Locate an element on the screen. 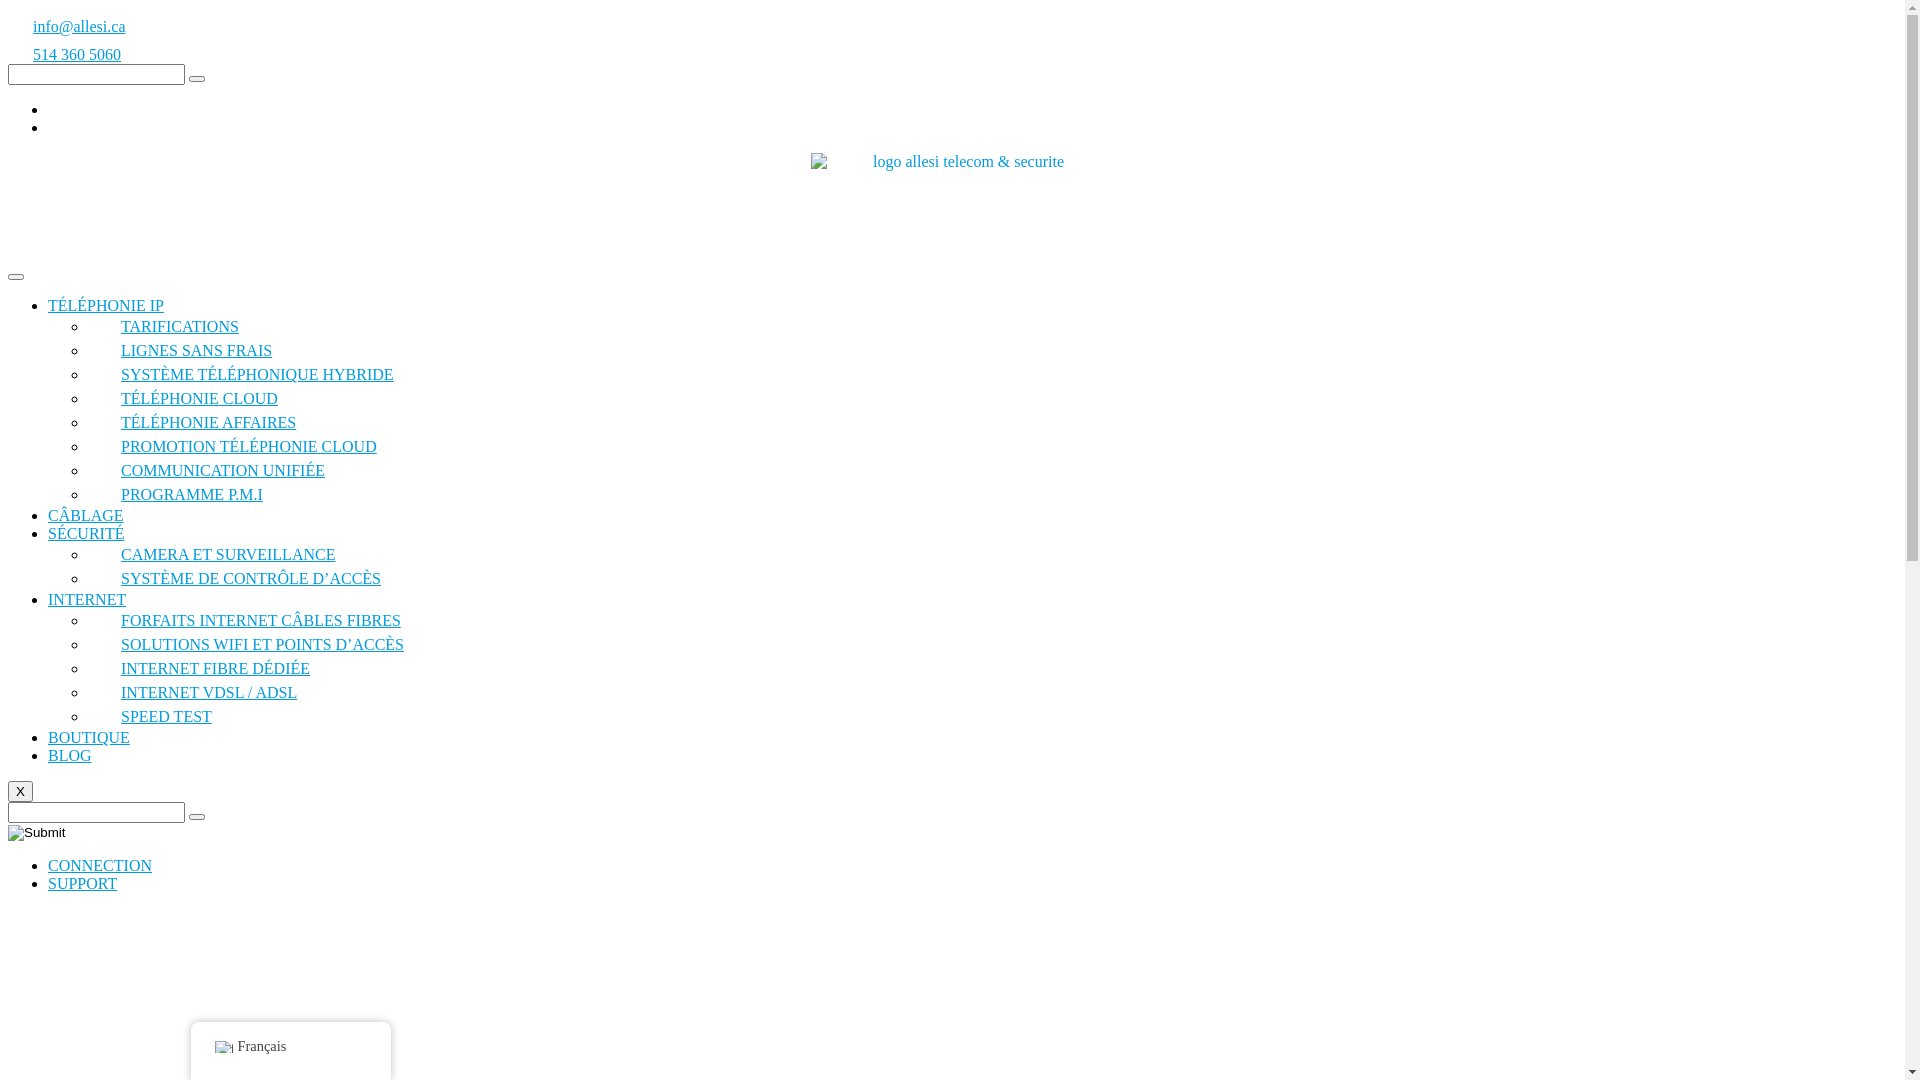 The width and height of the screenshot is (1920, 1080). 'BOUTIQUE' is located at coordinates (88, 737).